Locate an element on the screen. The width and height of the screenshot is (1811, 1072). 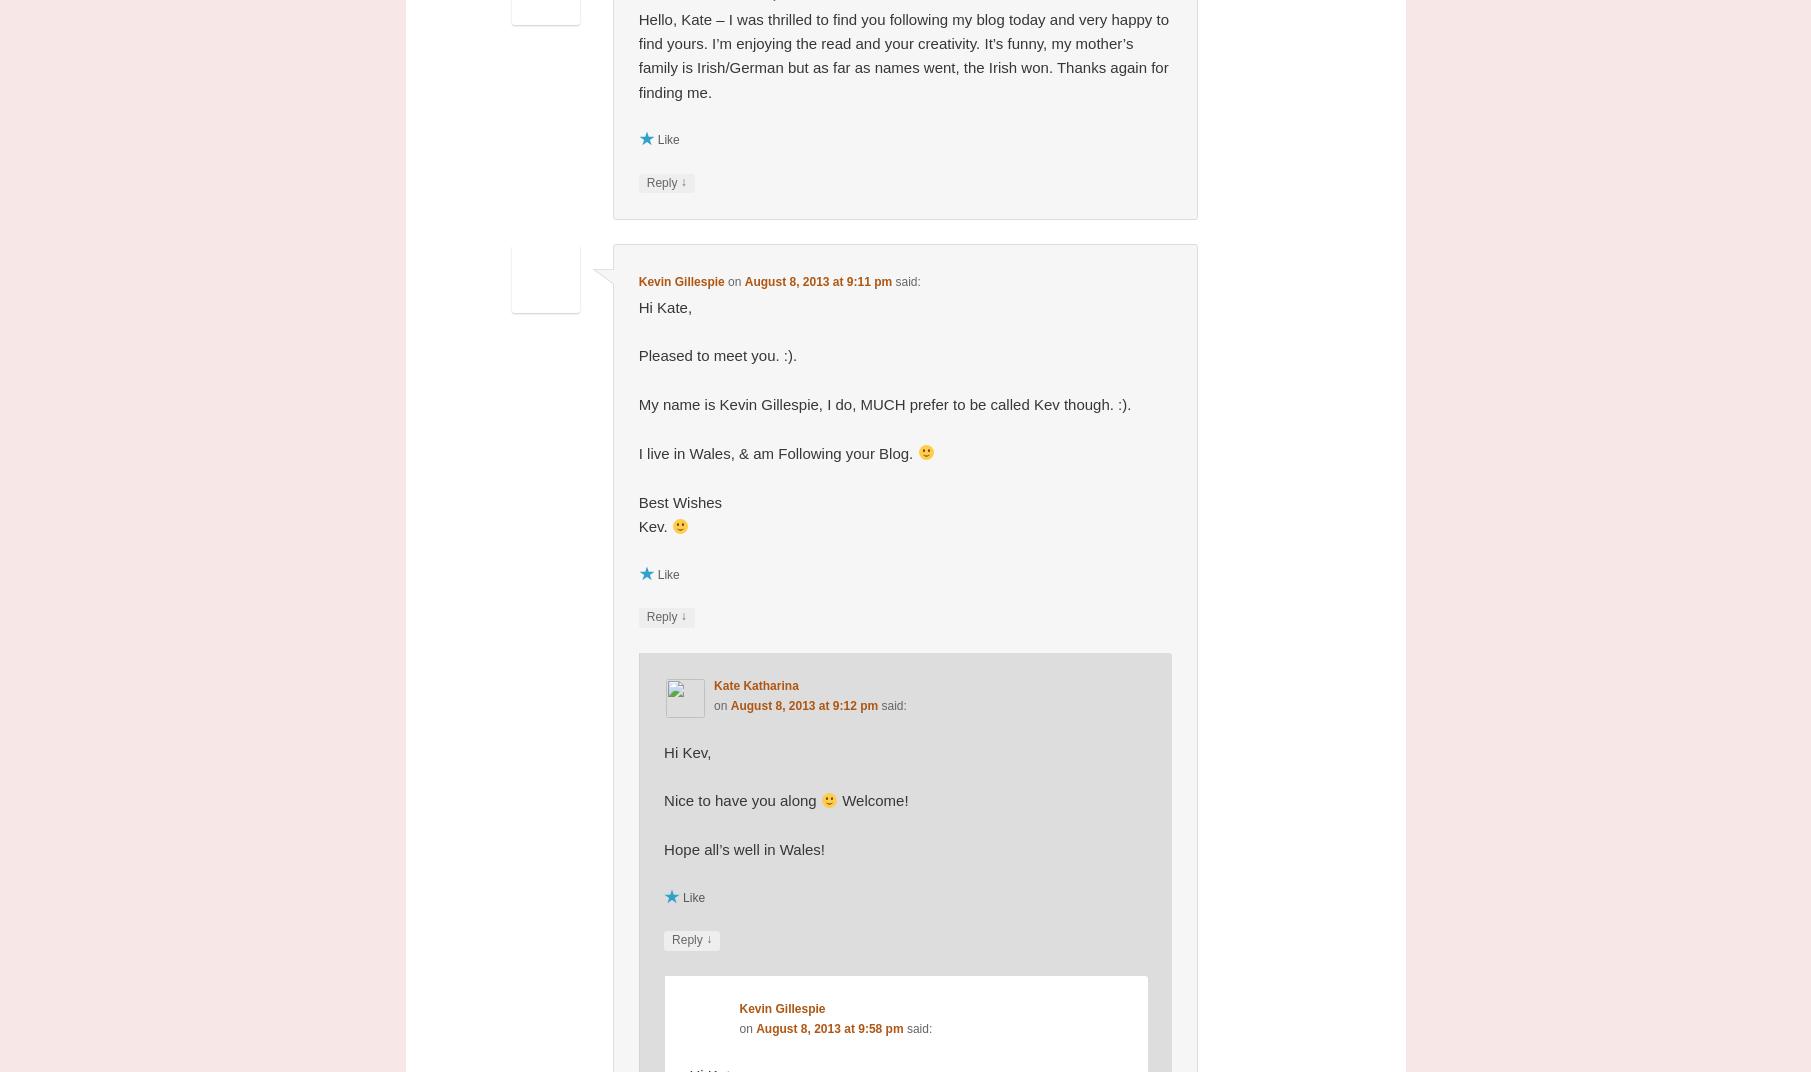
'Hi Kate,' is located at coordinates (664, 305).